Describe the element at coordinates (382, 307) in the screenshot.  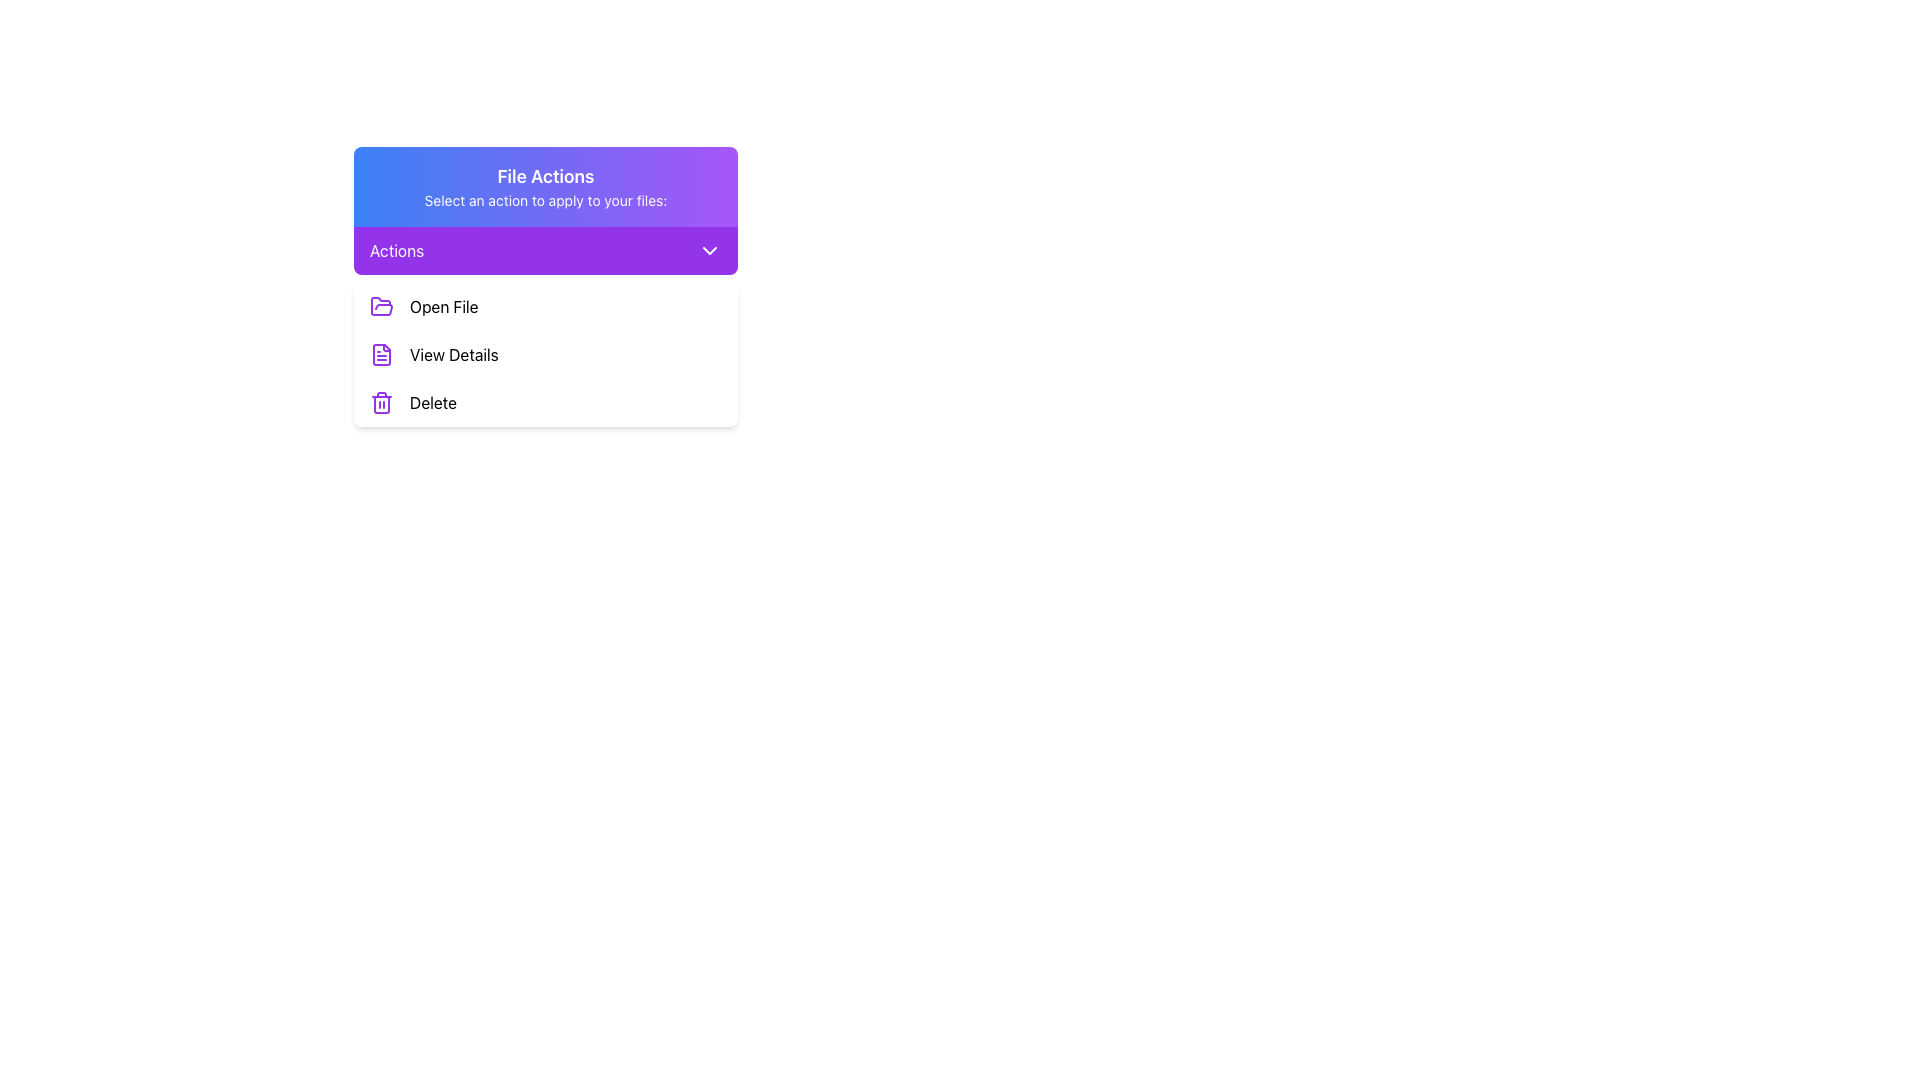
I see `the purple folder icon located next to the text 'Open File' under the 'File Actions' section` at that location.